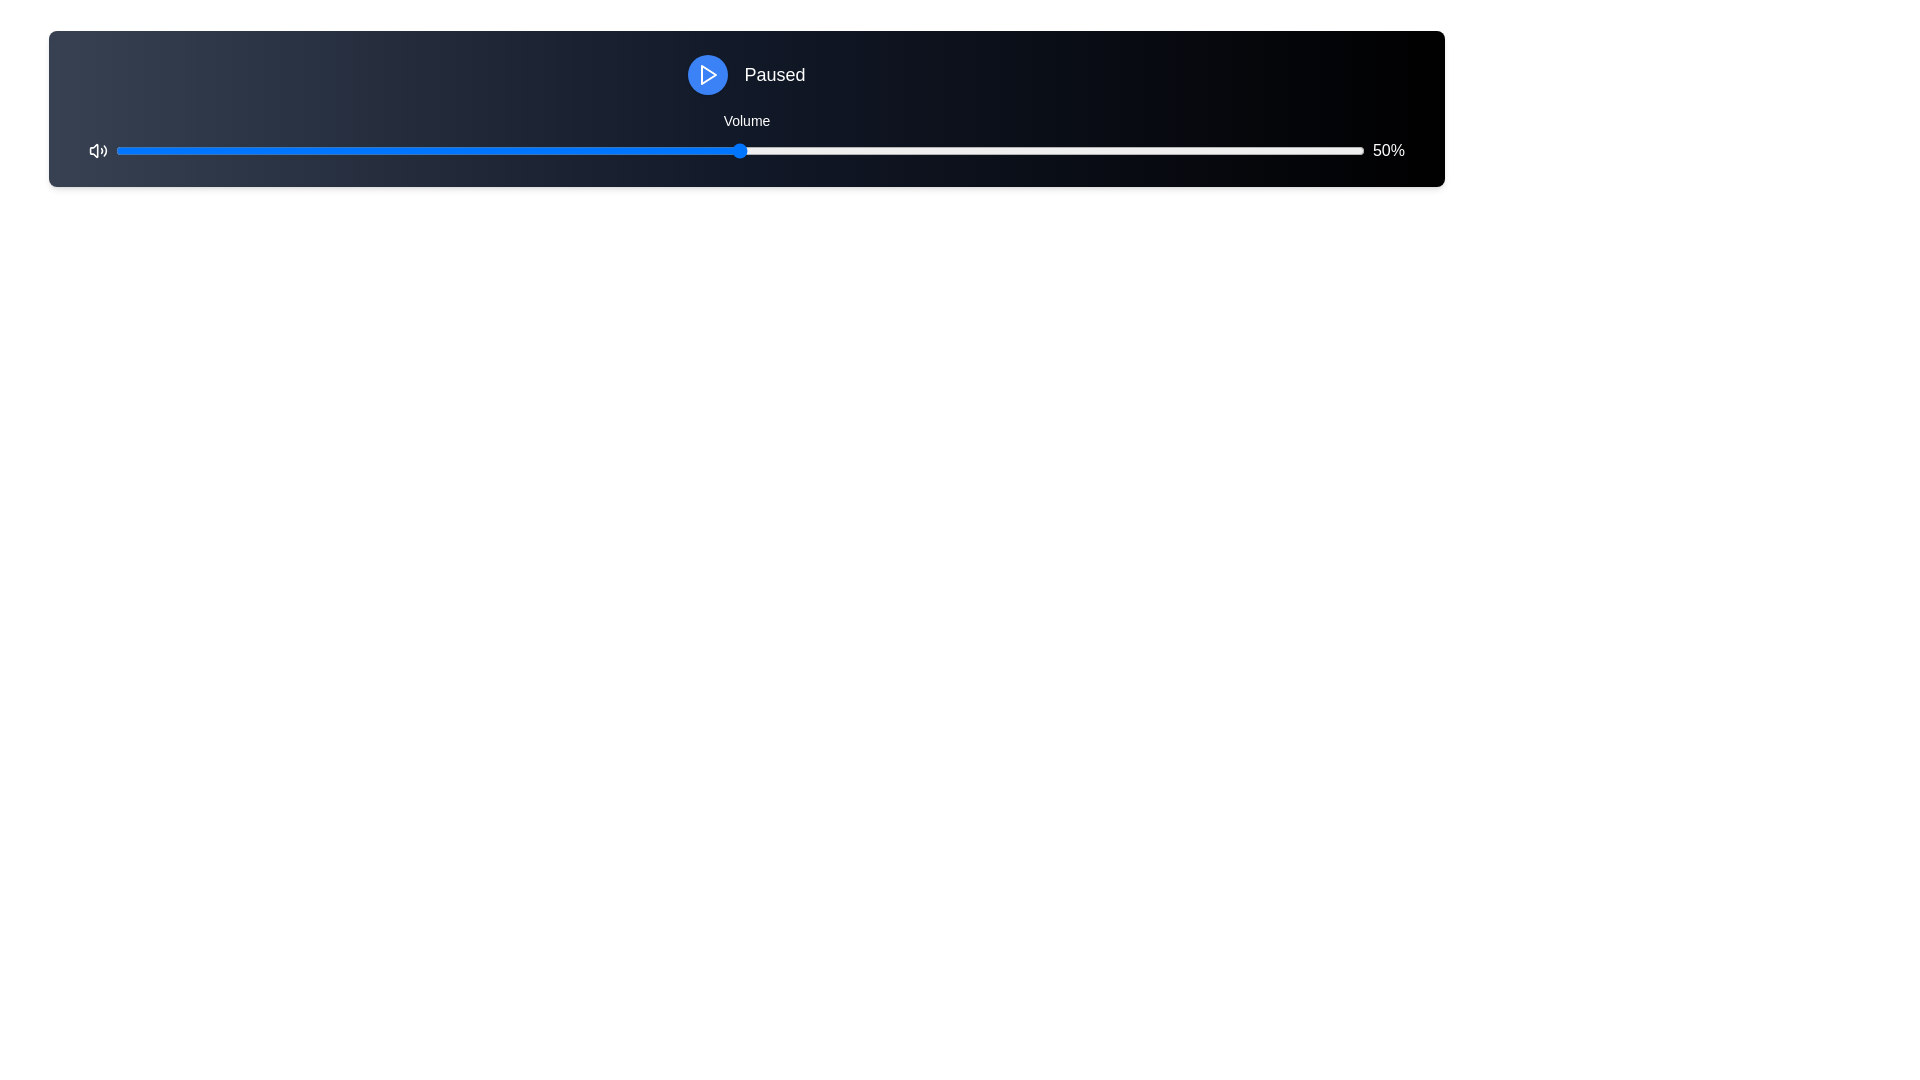 This screenshot has height=1080, width=1920. I want to click on the volume, so click(726, 149).